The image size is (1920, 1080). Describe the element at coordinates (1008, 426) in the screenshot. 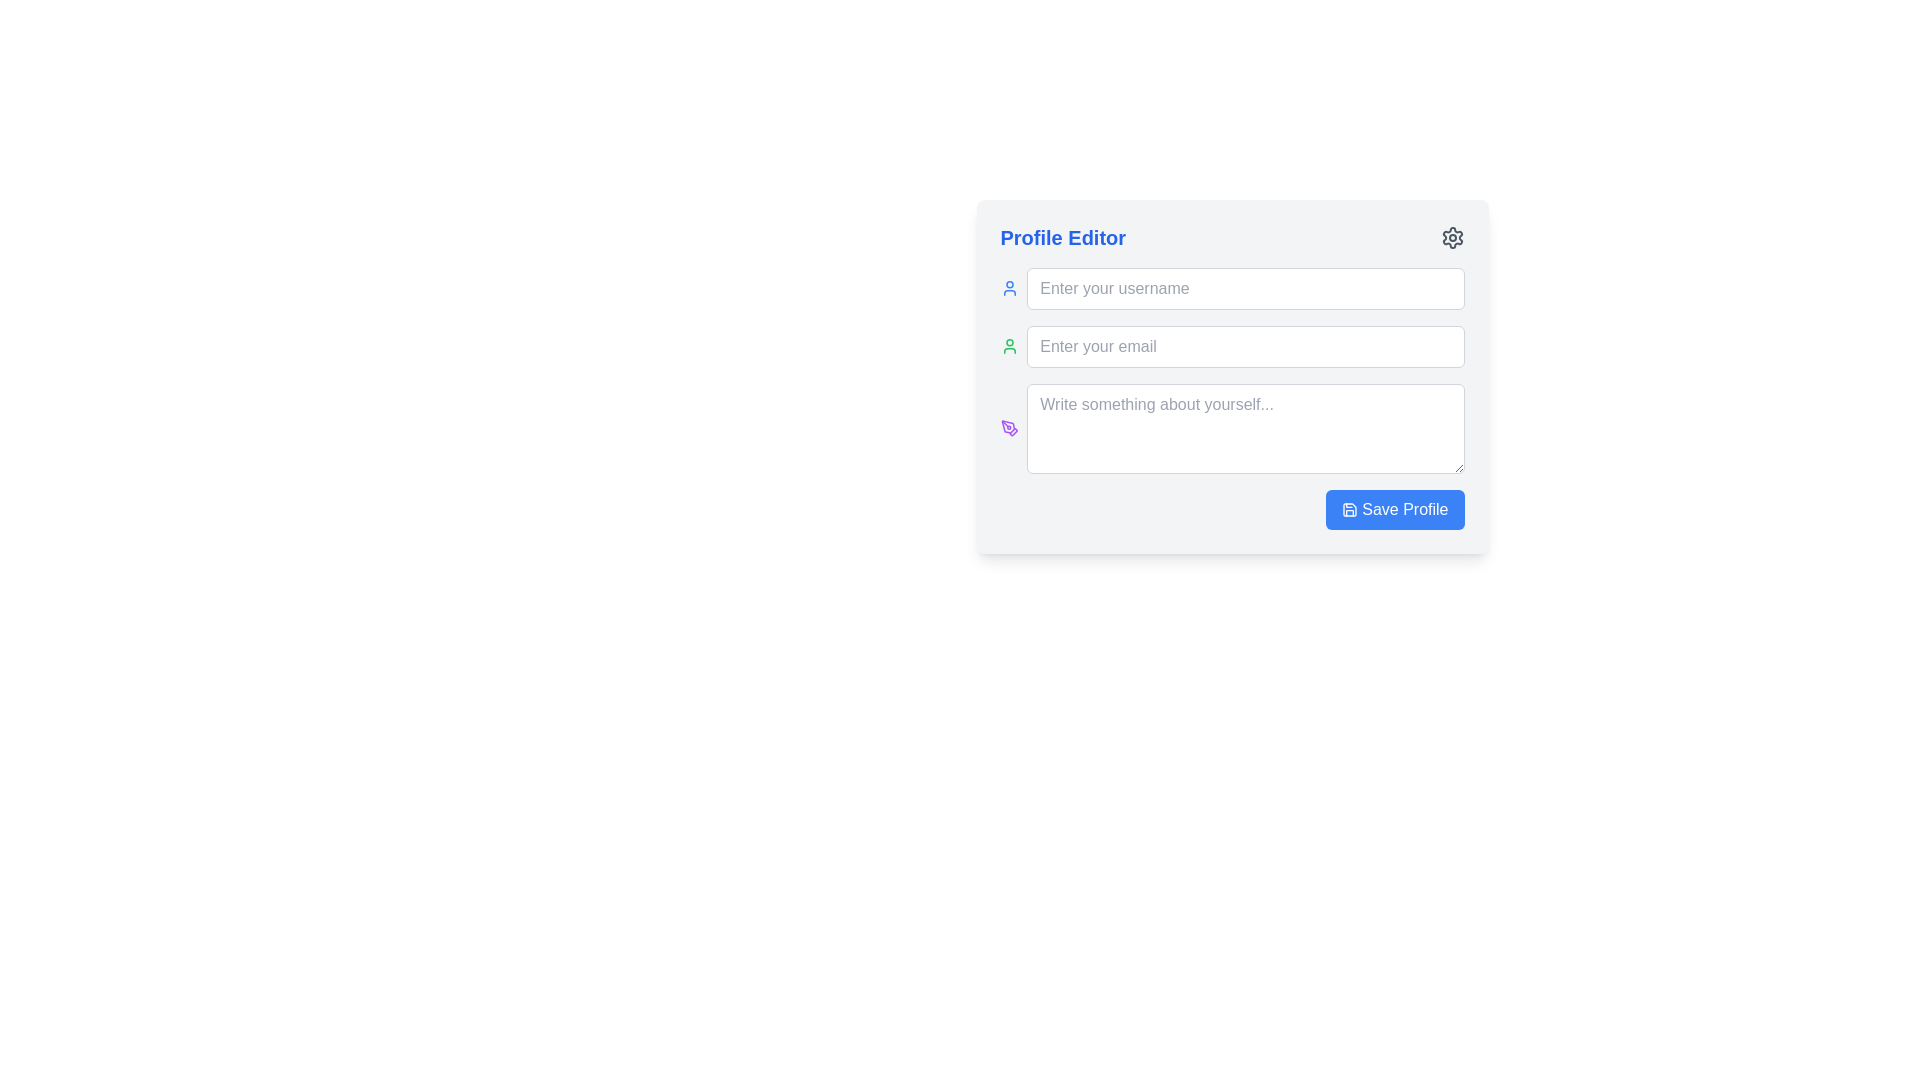

I see `the decorative pen tool icon located to the left of the 'Write something about yourself' text area in the Profile Editor form` at that location.